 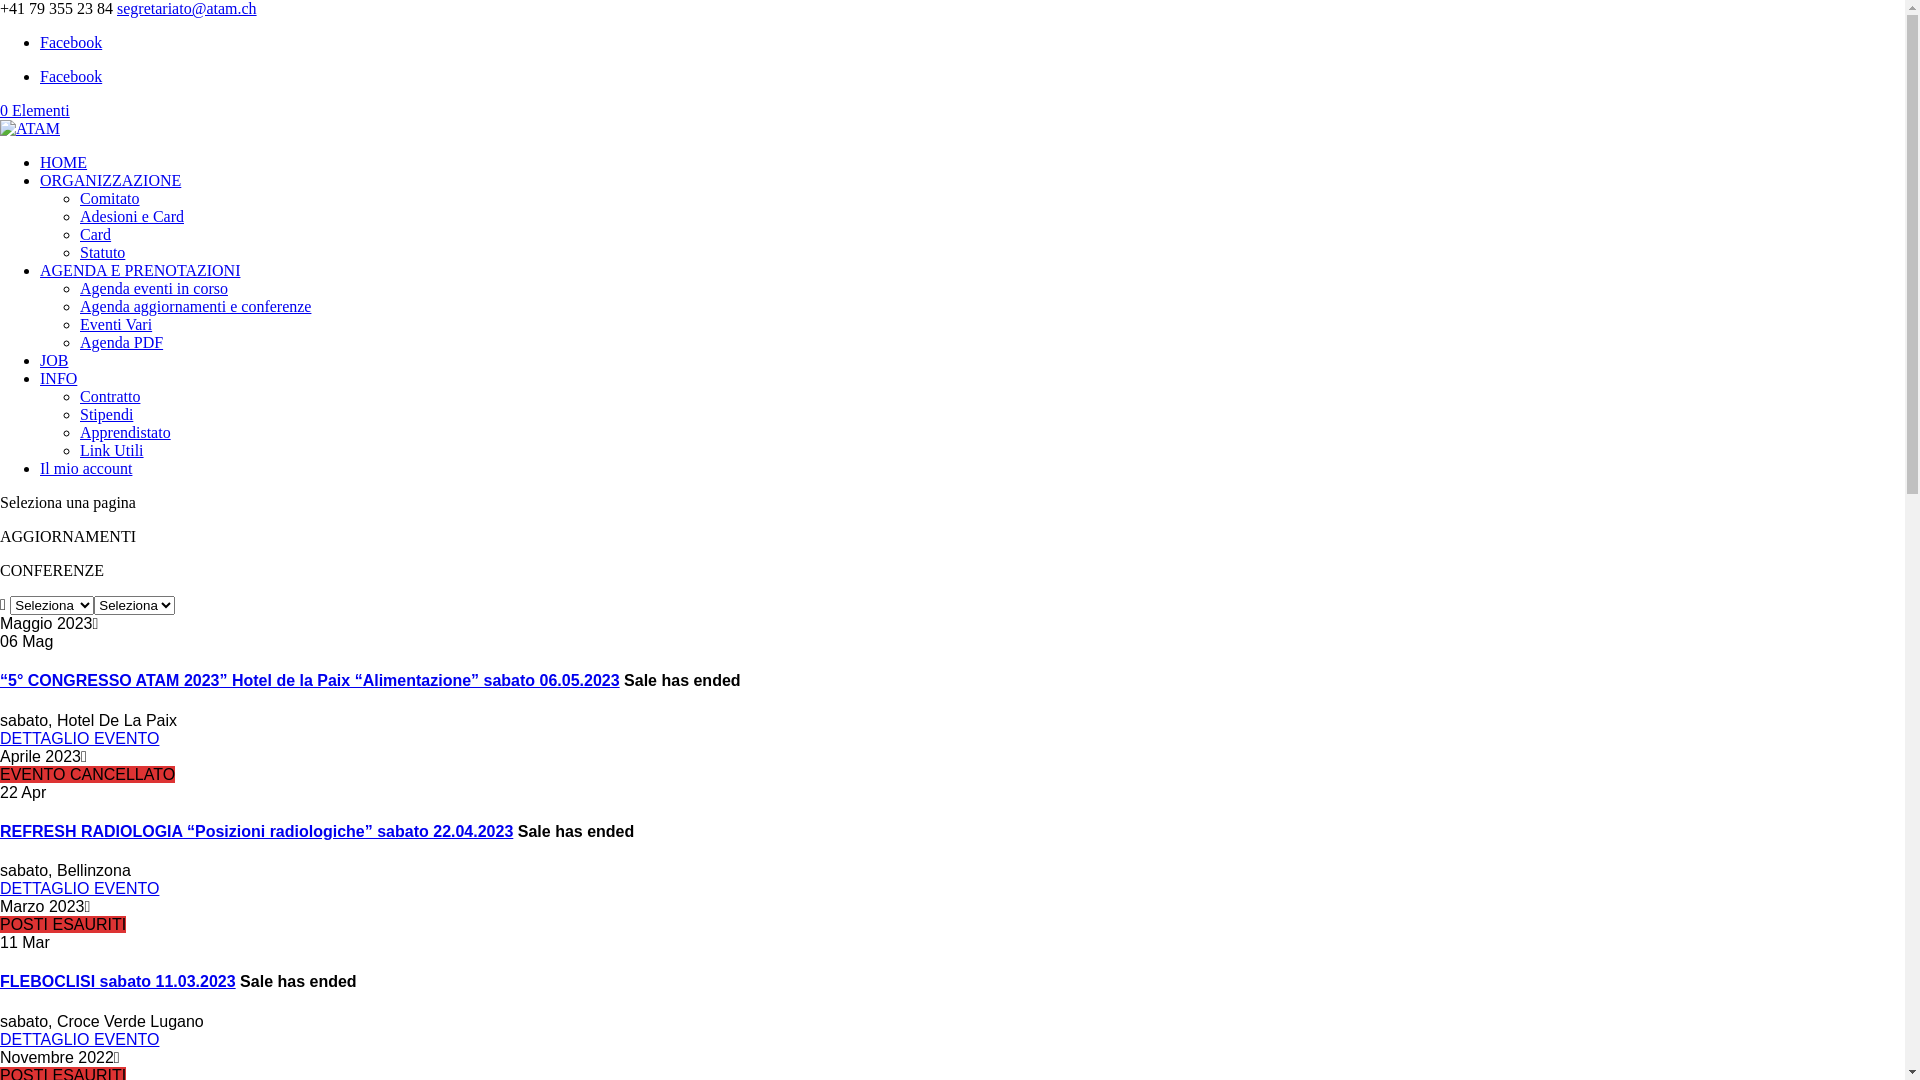 I want to click on 'Eventi Vari', so click(x=80, y=323).